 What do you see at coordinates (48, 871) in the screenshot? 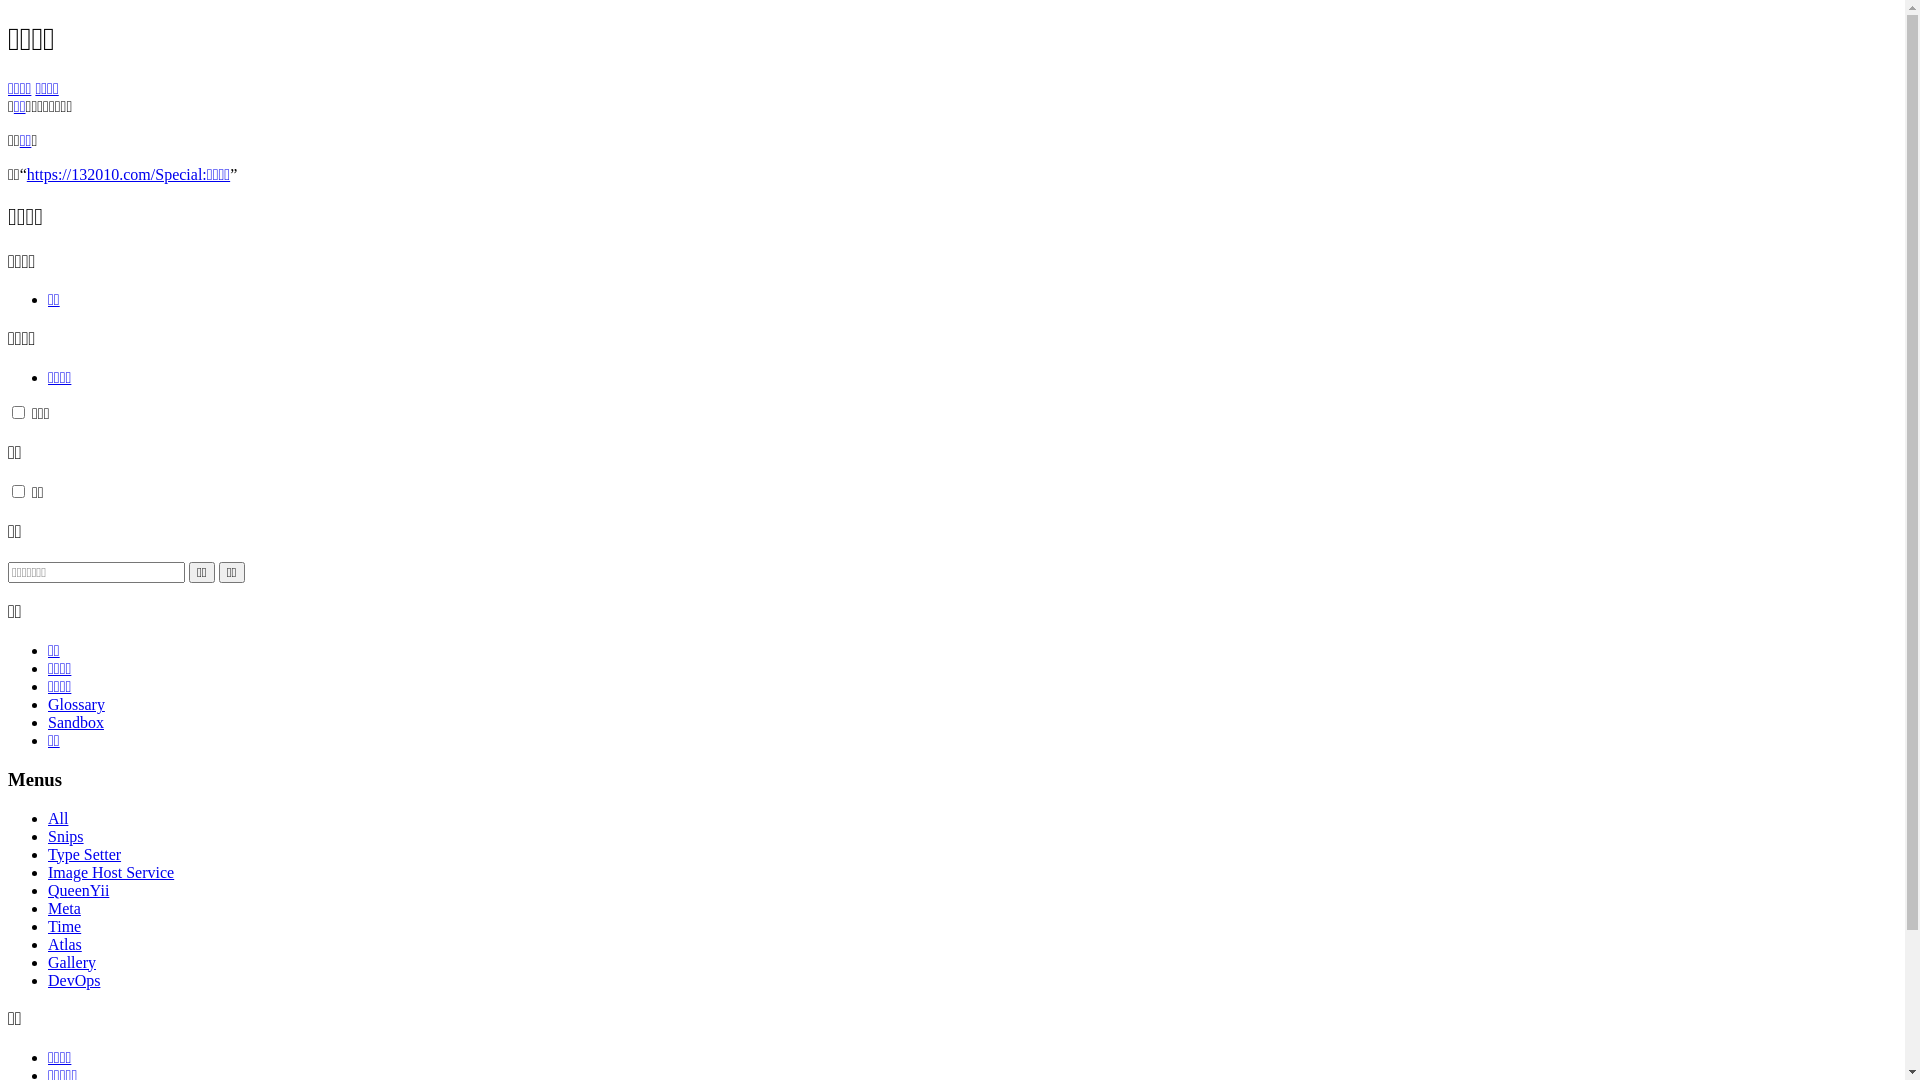
I see `'Image Host Service'` at bounding box center [48, 871].